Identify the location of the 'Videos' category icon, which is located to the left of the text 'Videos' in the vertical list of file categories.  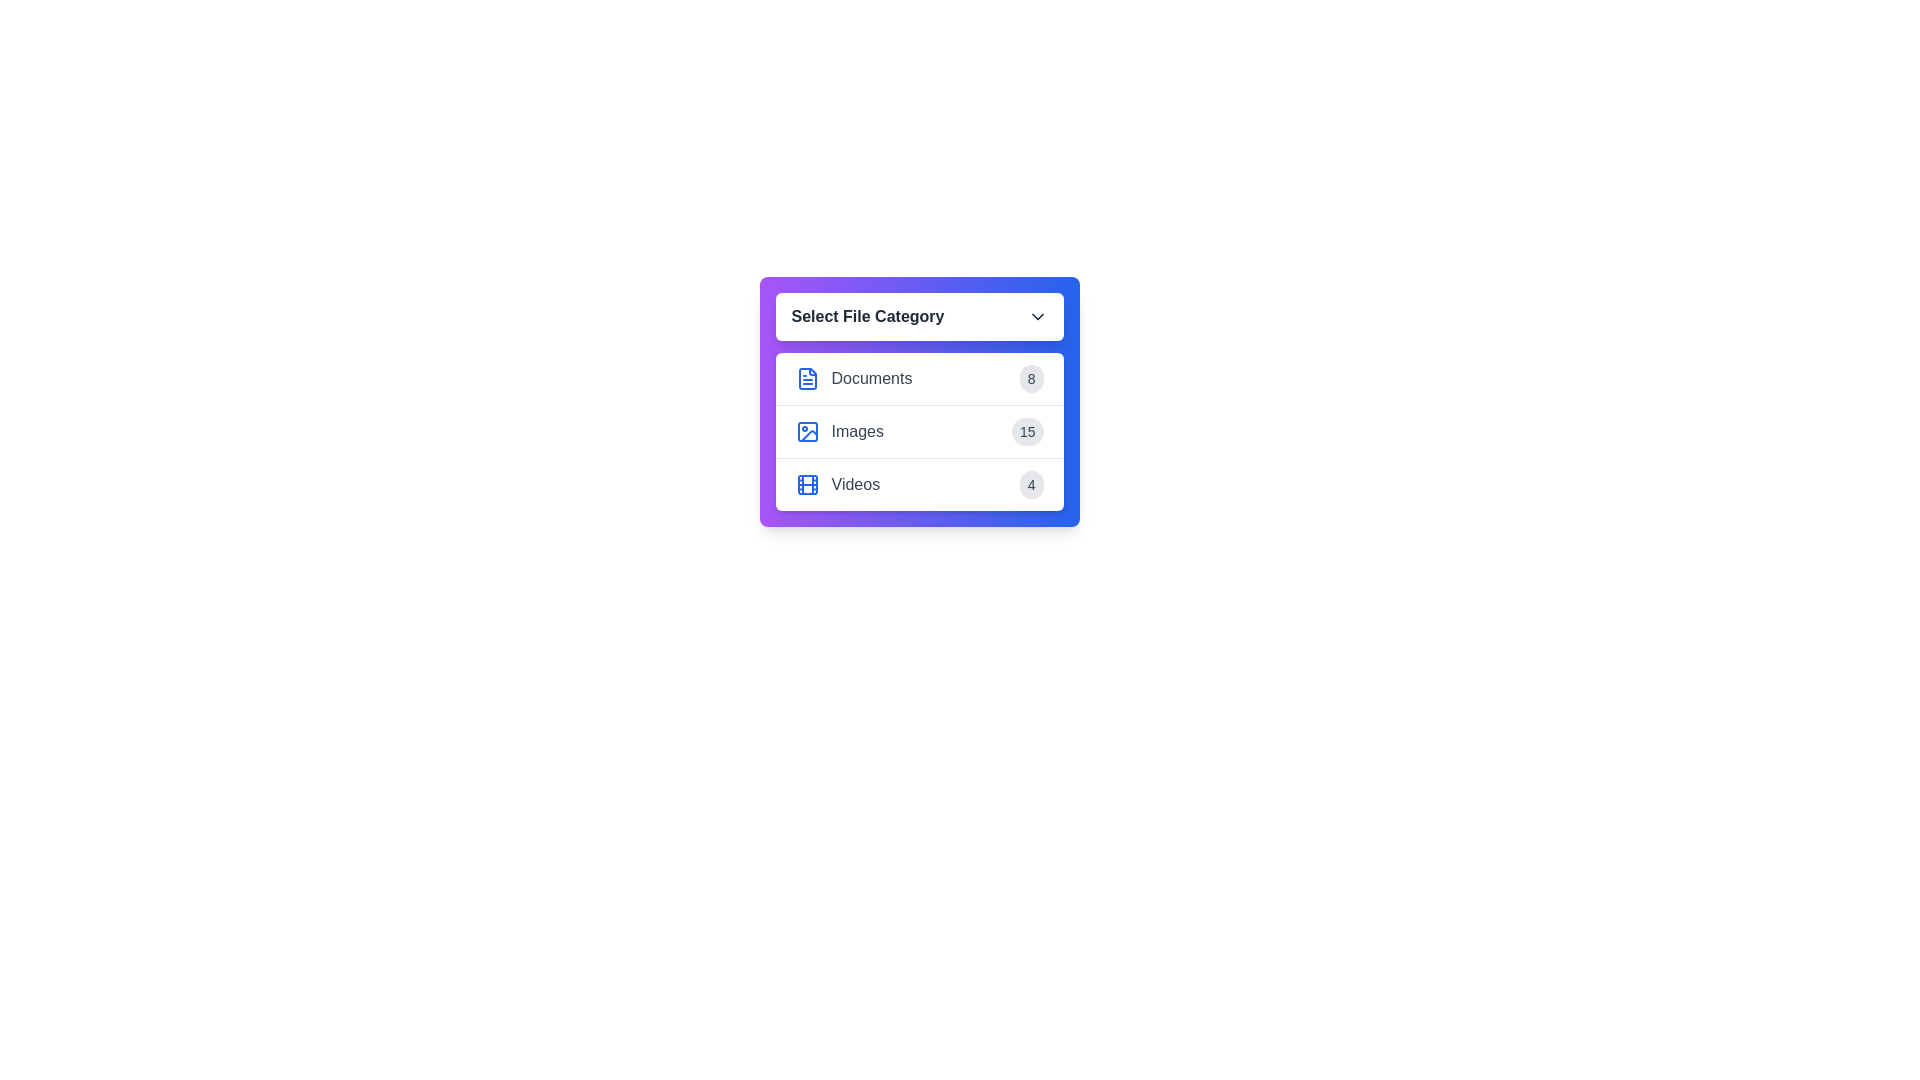
(807, 485).